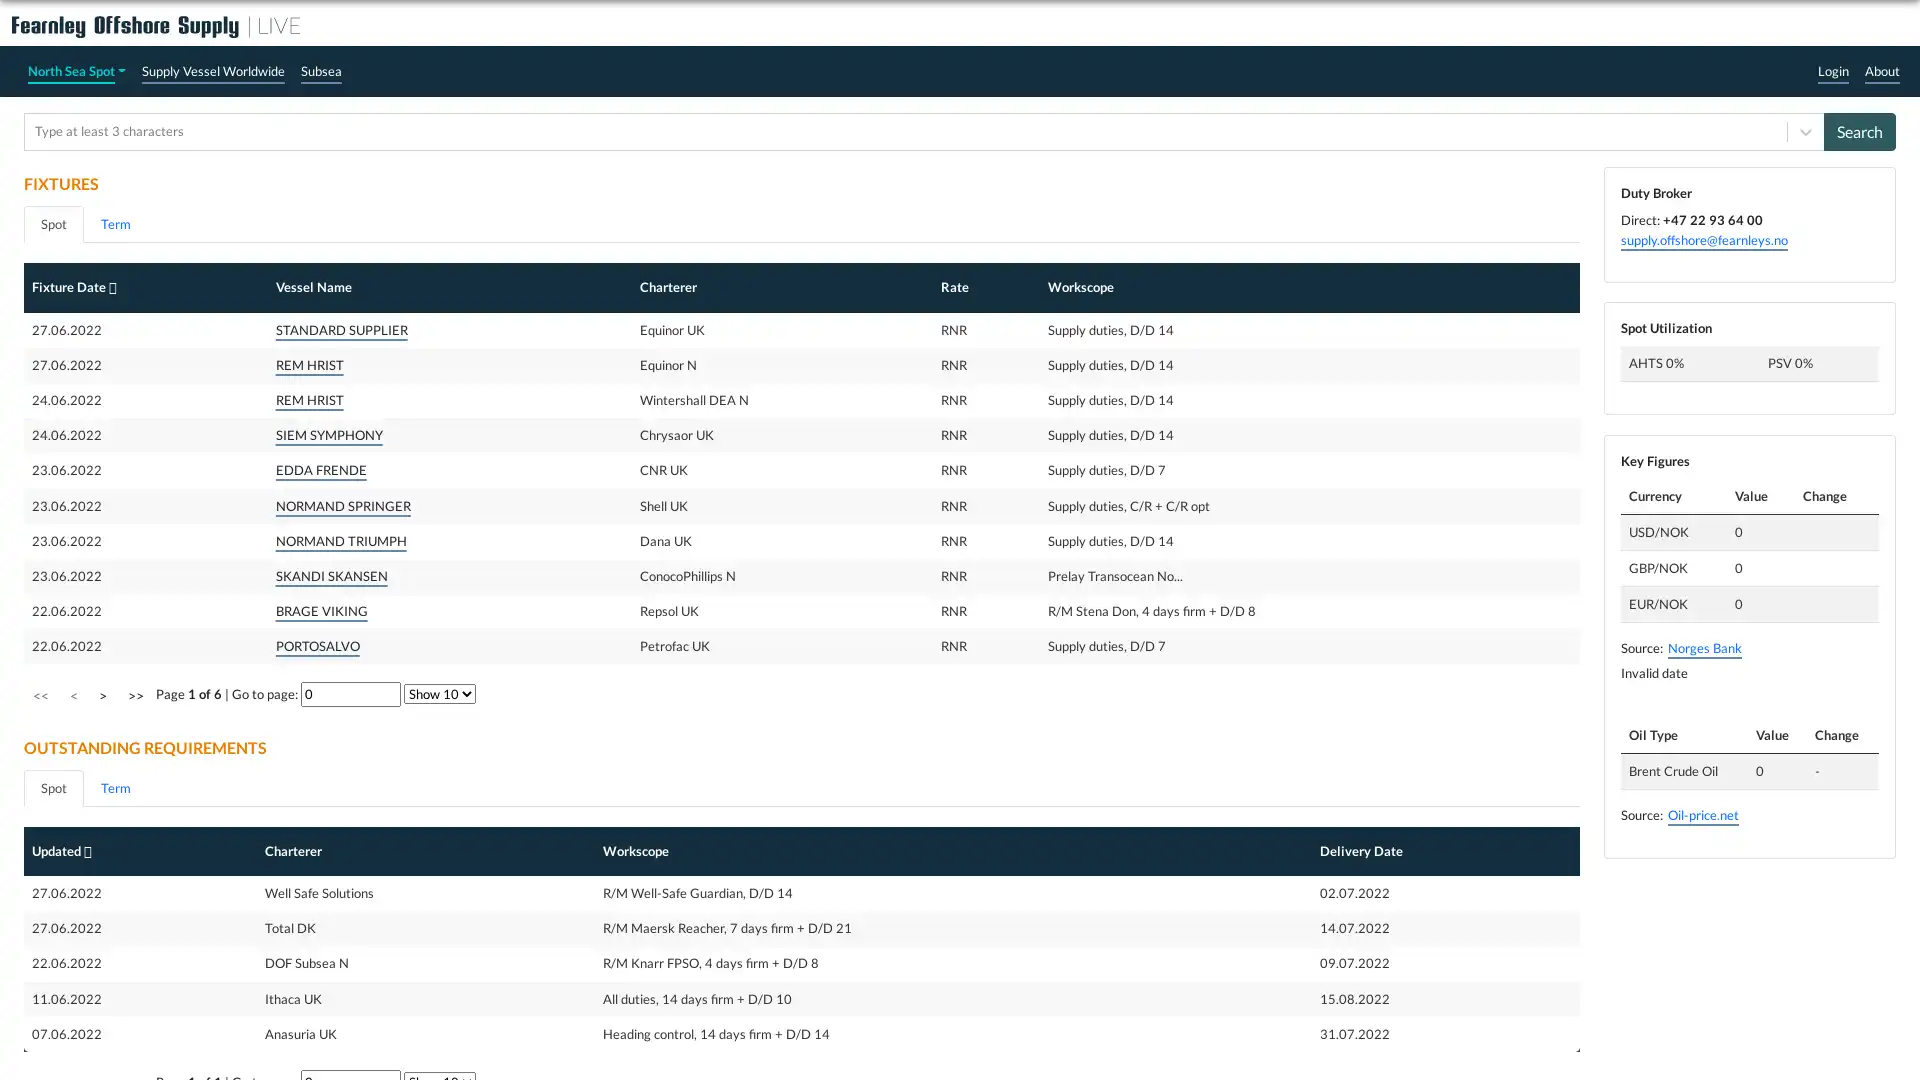 This screenshot has height=1080, width=1920. Describe the element at coordinates (73, 694) in the screenshot. I see `<` at that location.